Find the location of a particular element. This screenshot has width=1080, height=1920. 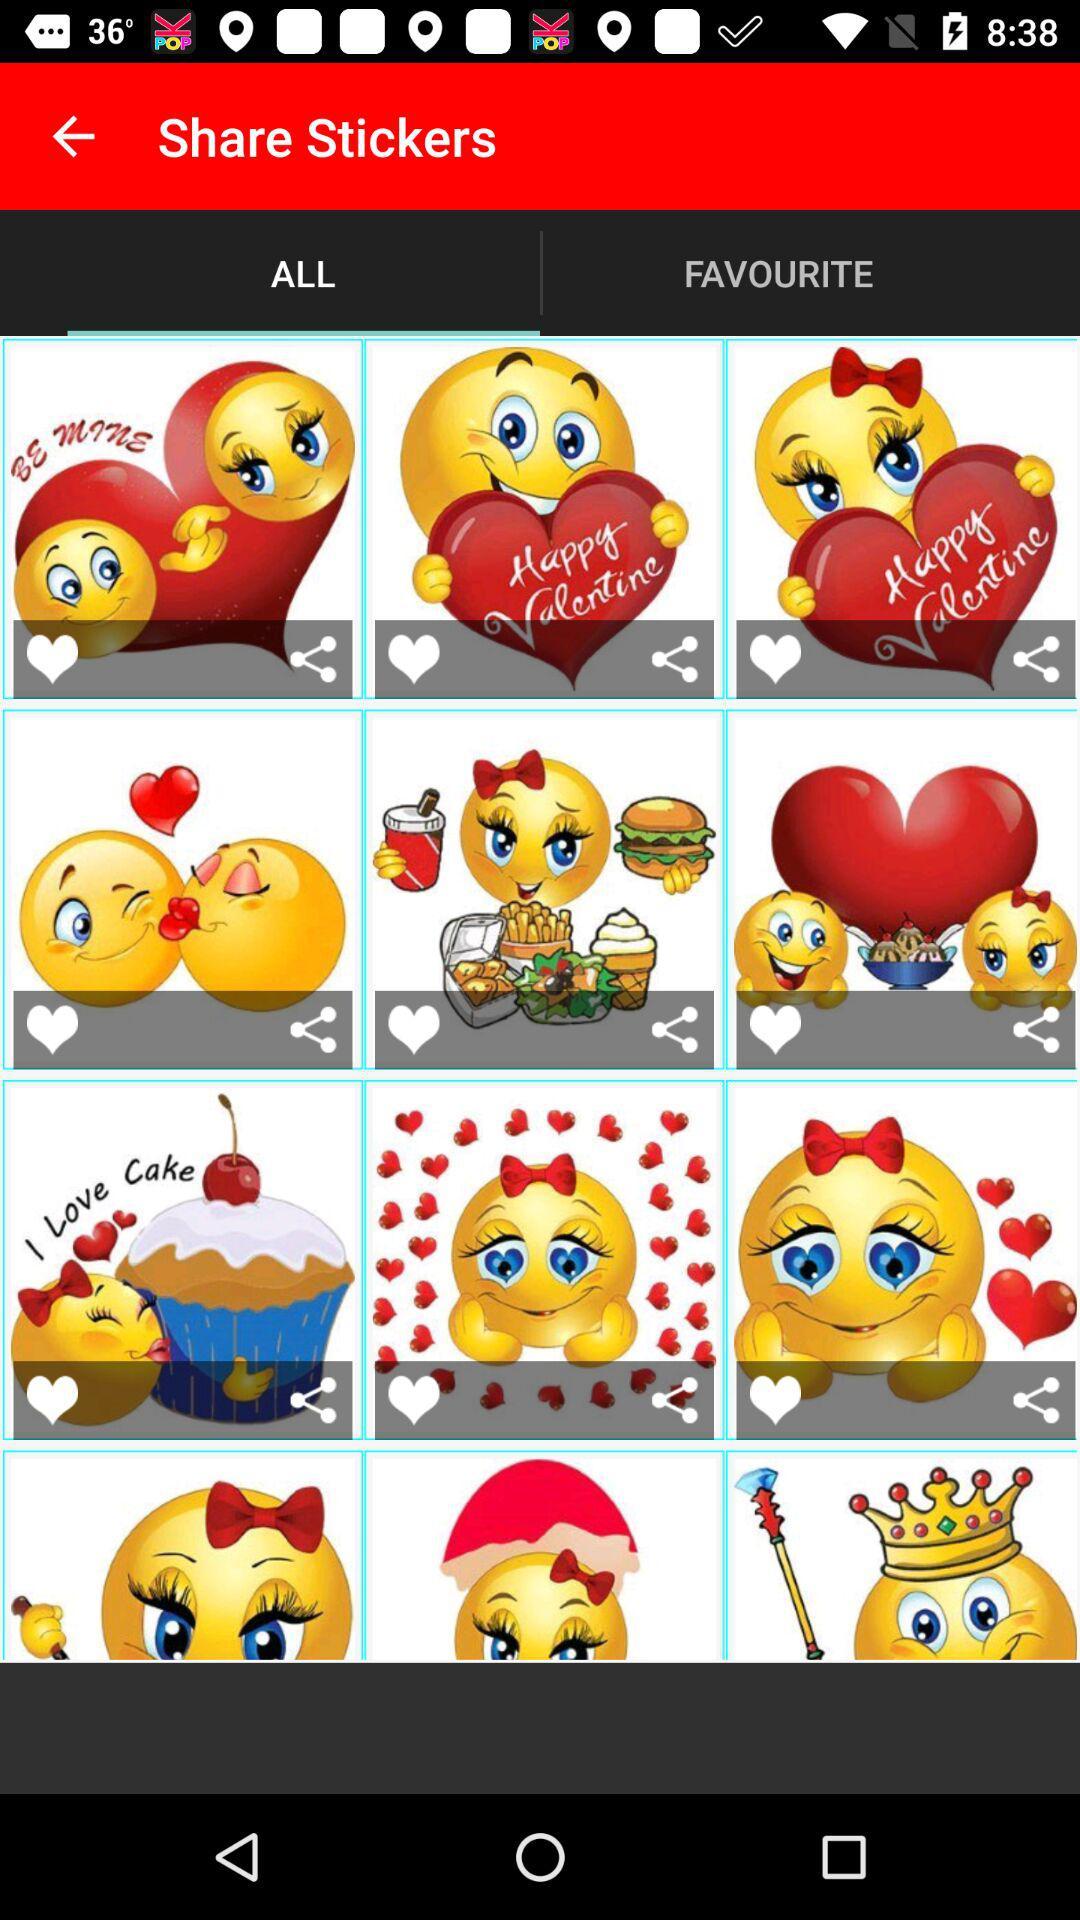

like the photo is located at coordinates (774, 1029).